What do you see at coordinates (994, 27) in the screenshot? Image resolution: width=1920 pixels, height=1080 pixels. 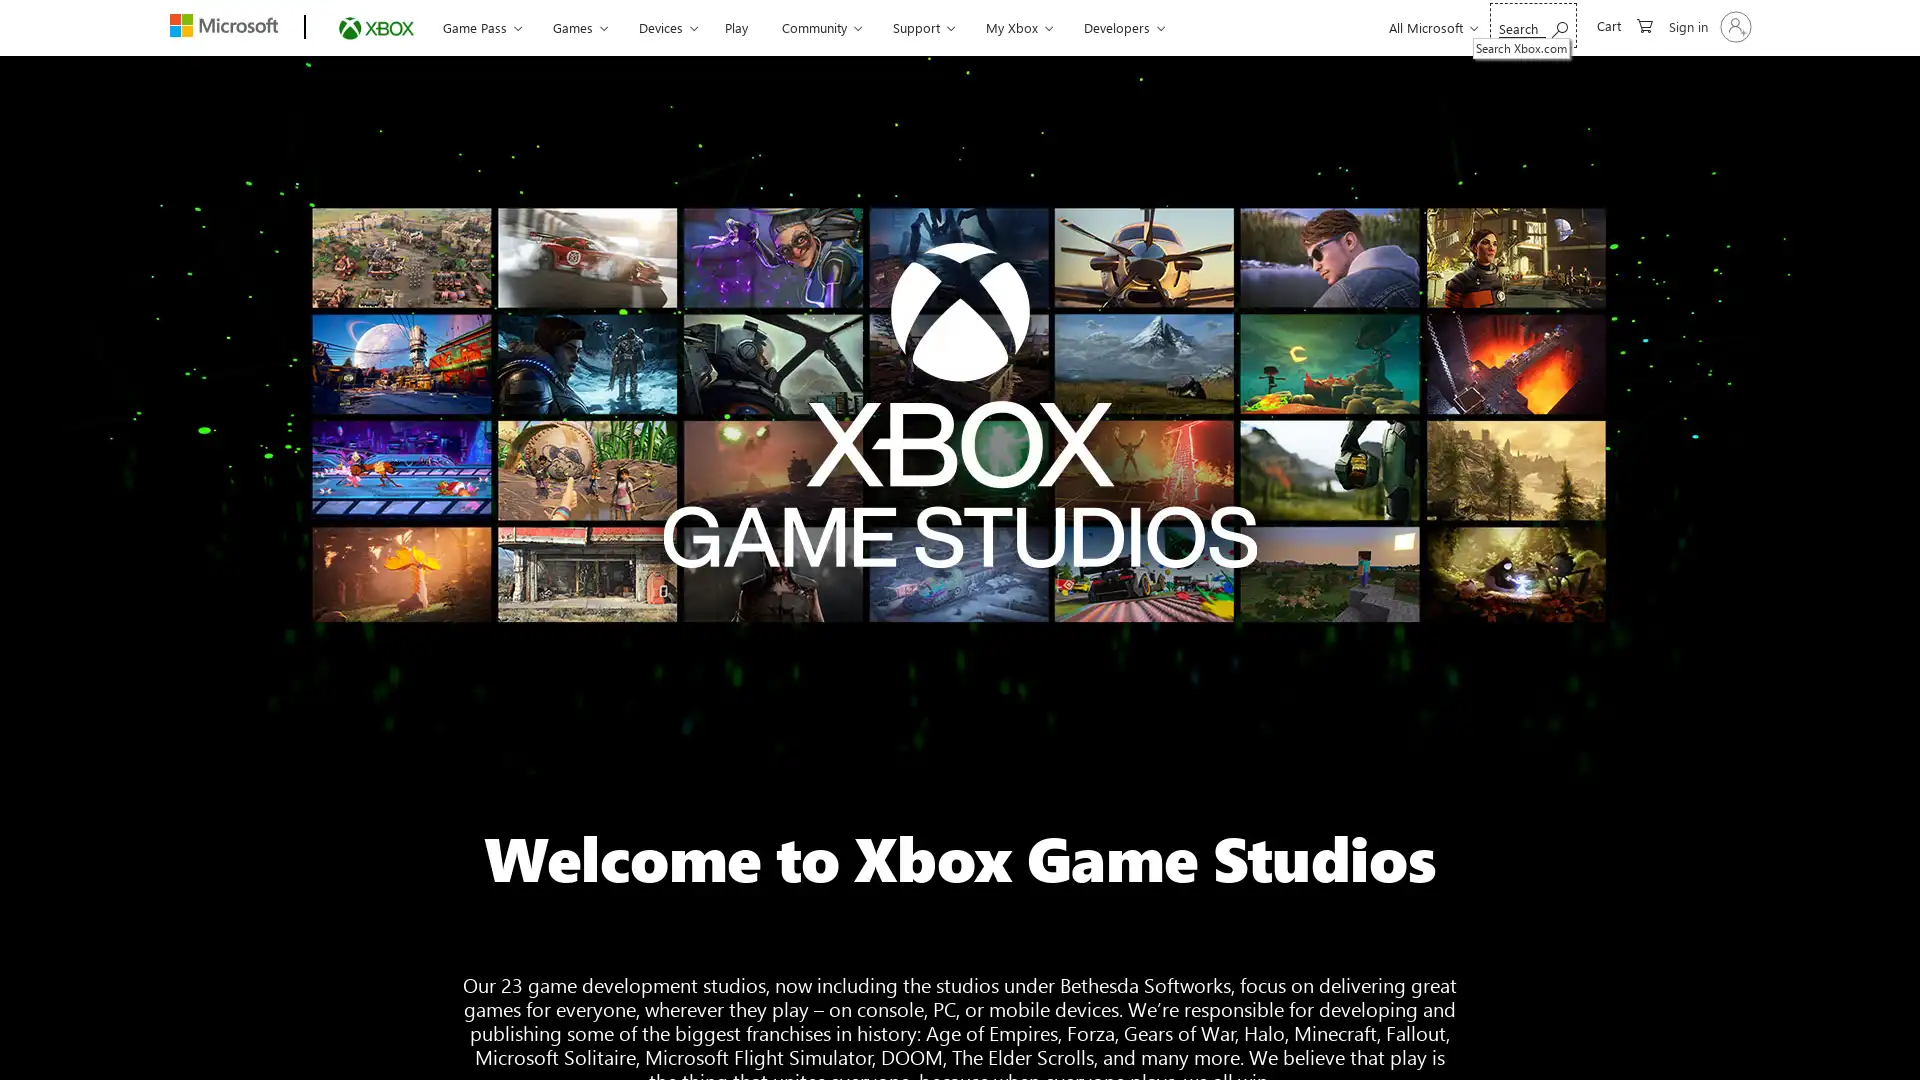 I see `My Xbox` at bounding box center [994, 27].